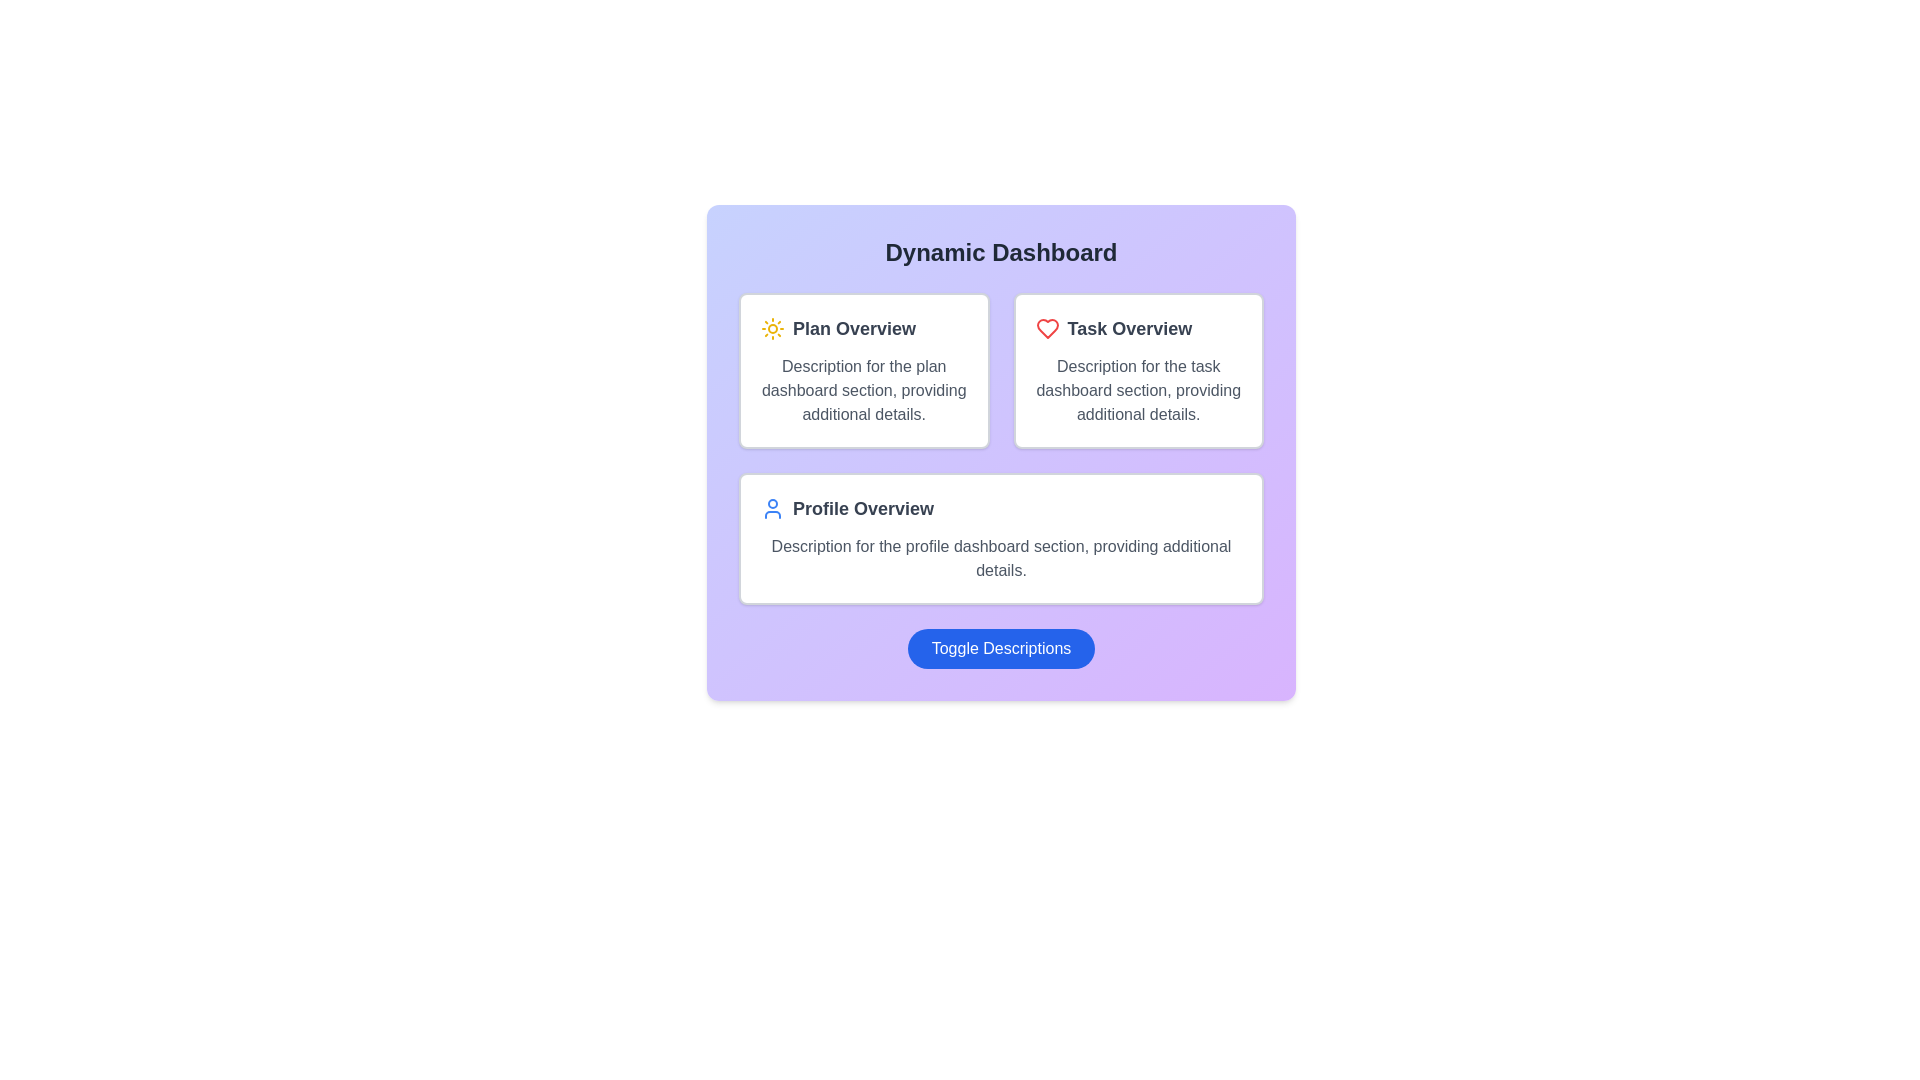  Describe the element at coordinates (771, 327) in the screenshot. I see `the sun icon representing brightness located within the 'Plan Overview' card, positioned at the top-left of the three centrally aligned cards` at that location.